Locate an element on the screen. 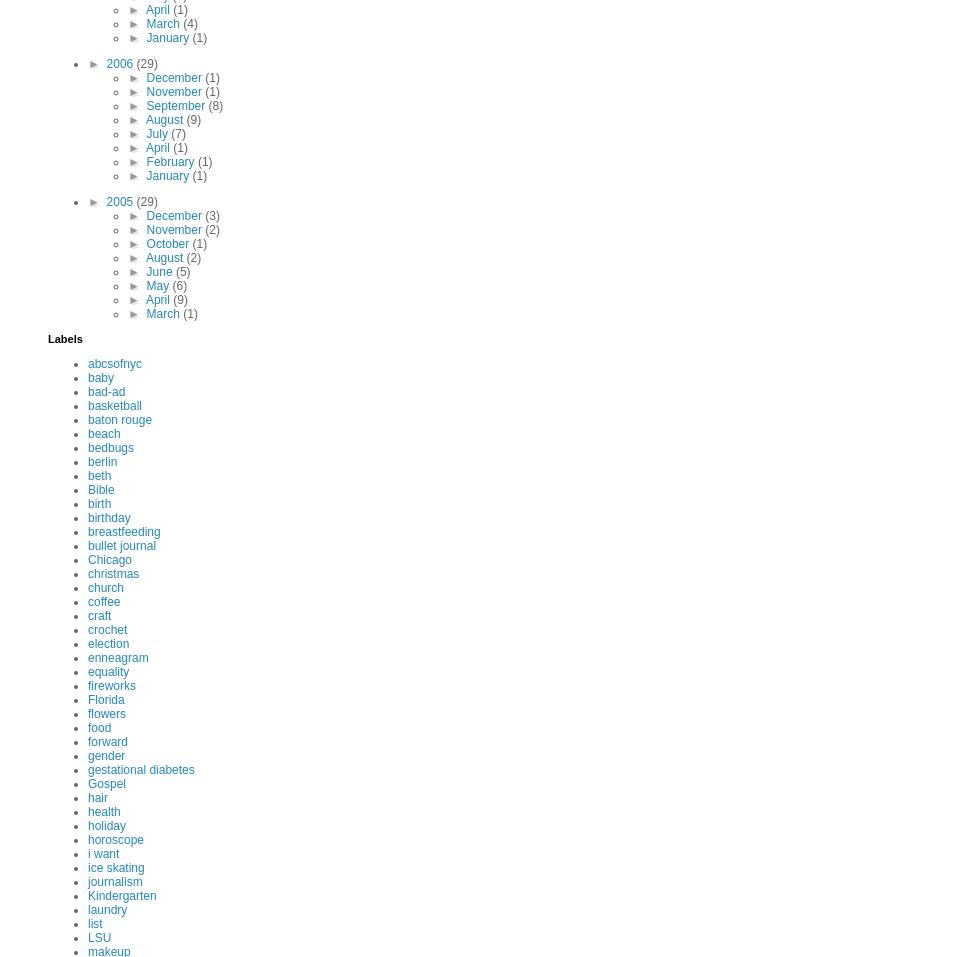 The image size is (968, 957). 'Florida' is located at coordinates (105, 700).